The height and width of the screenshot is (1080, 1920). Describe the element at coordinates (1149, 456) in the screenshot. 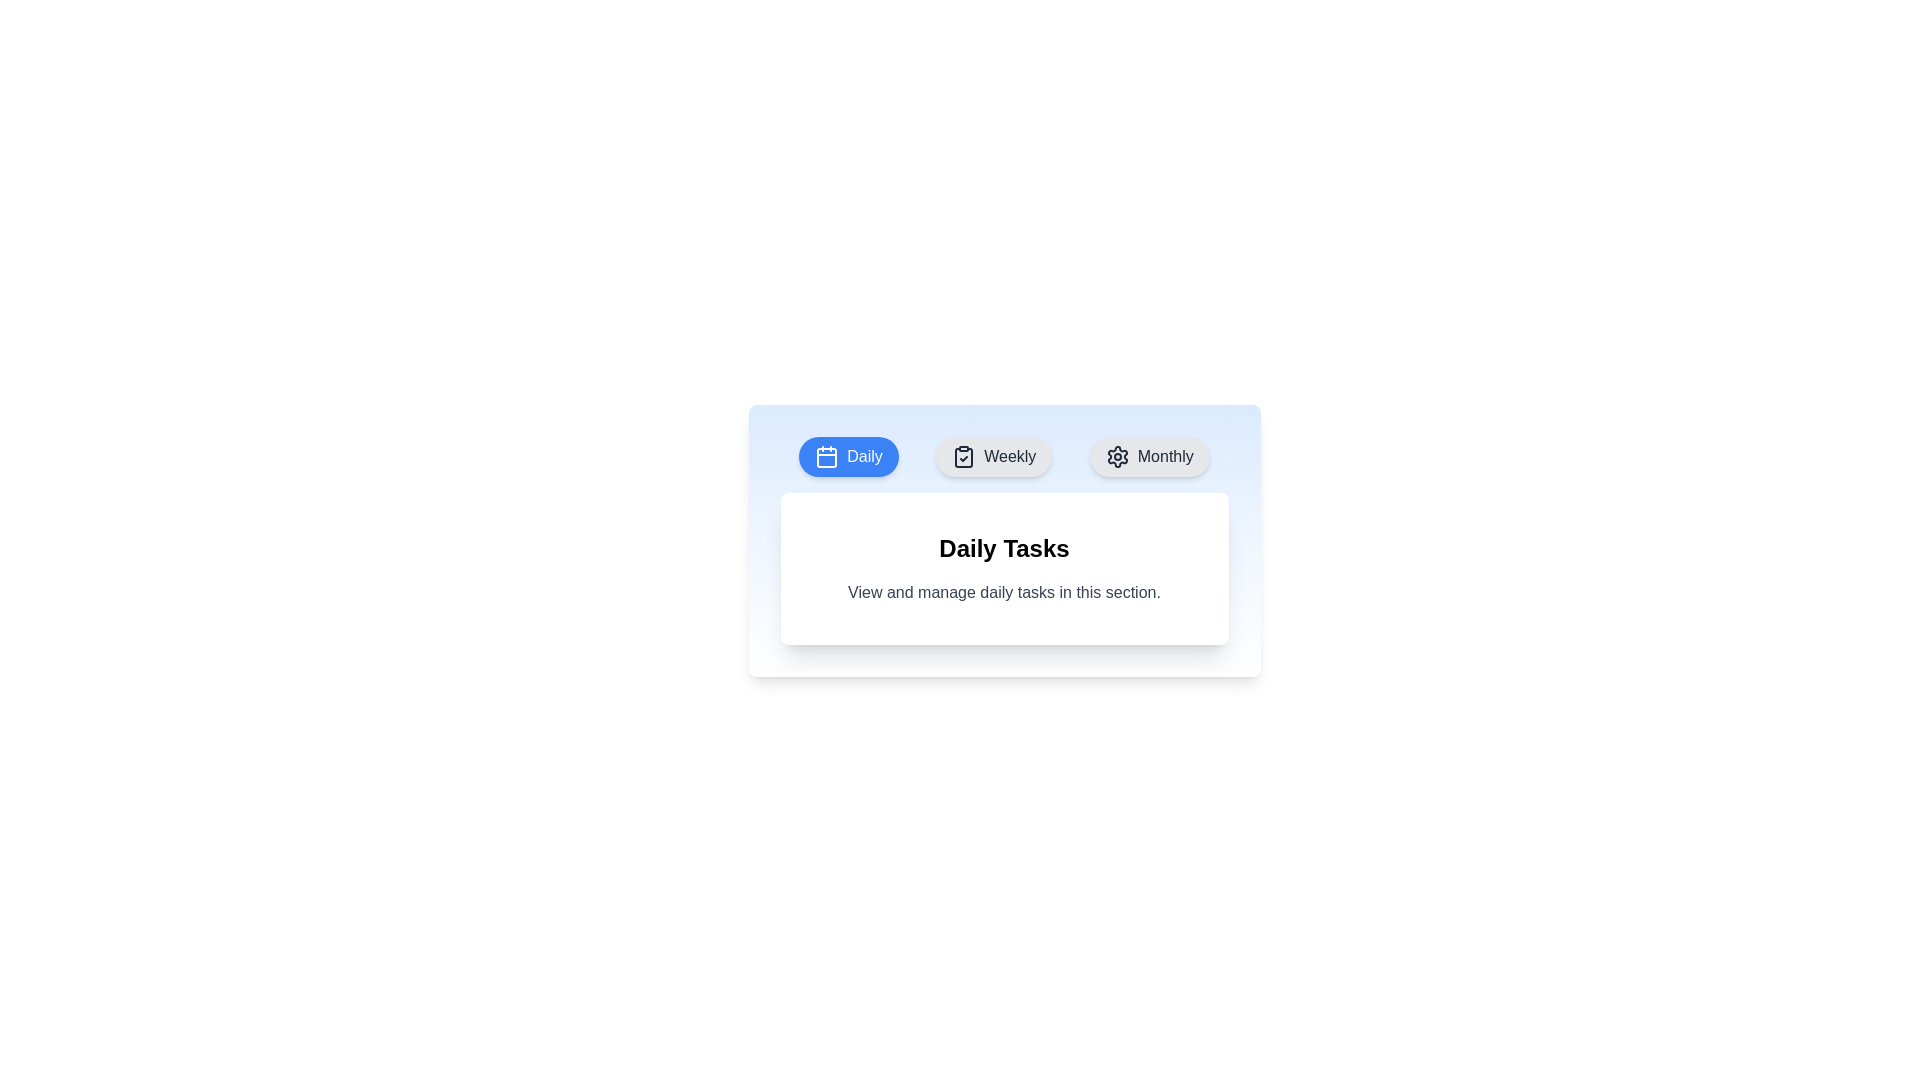

I see `the Monthly tab to observe its hover effect` at that location.